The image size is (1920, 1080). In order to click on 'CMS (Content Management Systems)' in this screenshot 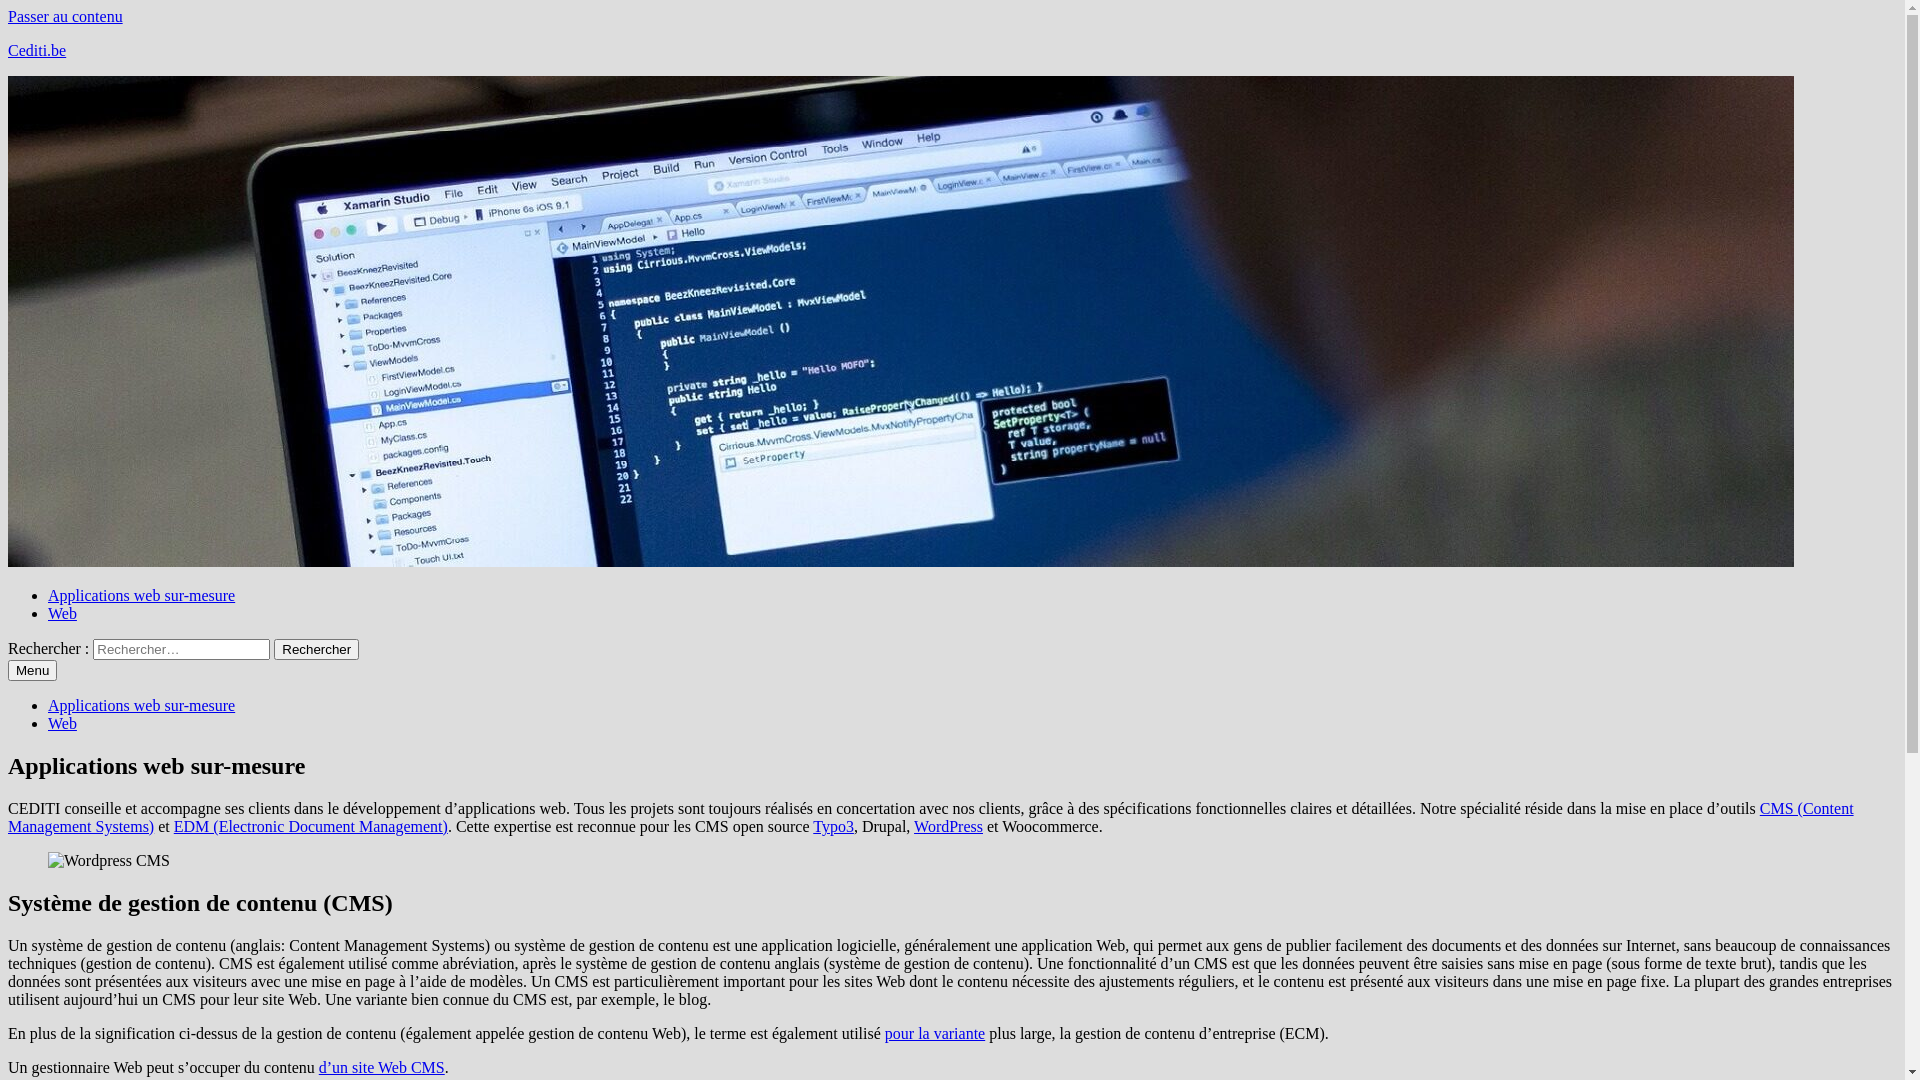, I will do `click(930, 817)`.